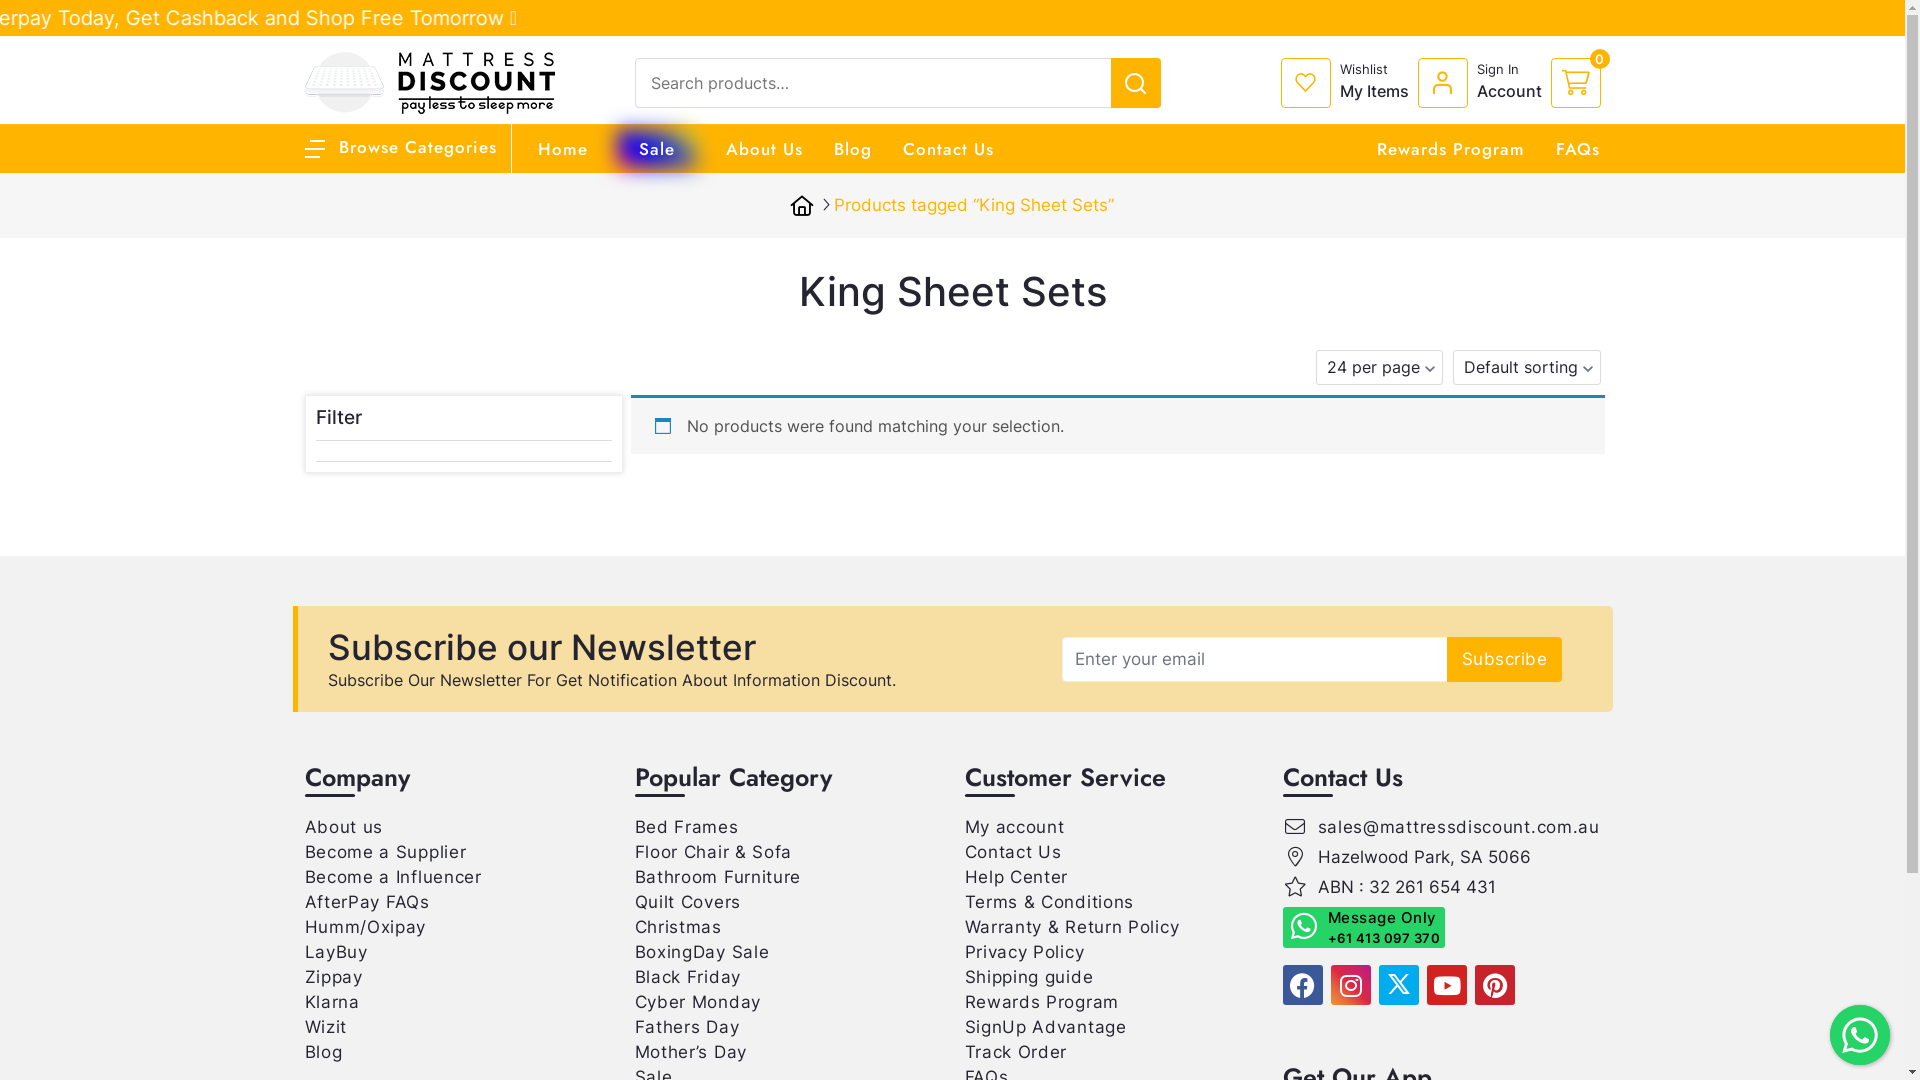 Image resolution: width=1920 pixels, height=1080 pixels. What do you see at coordinates (713, 852) in the screenshot?
I see `'Floor Chair & Sofa'` at bounding box center [713, 852].